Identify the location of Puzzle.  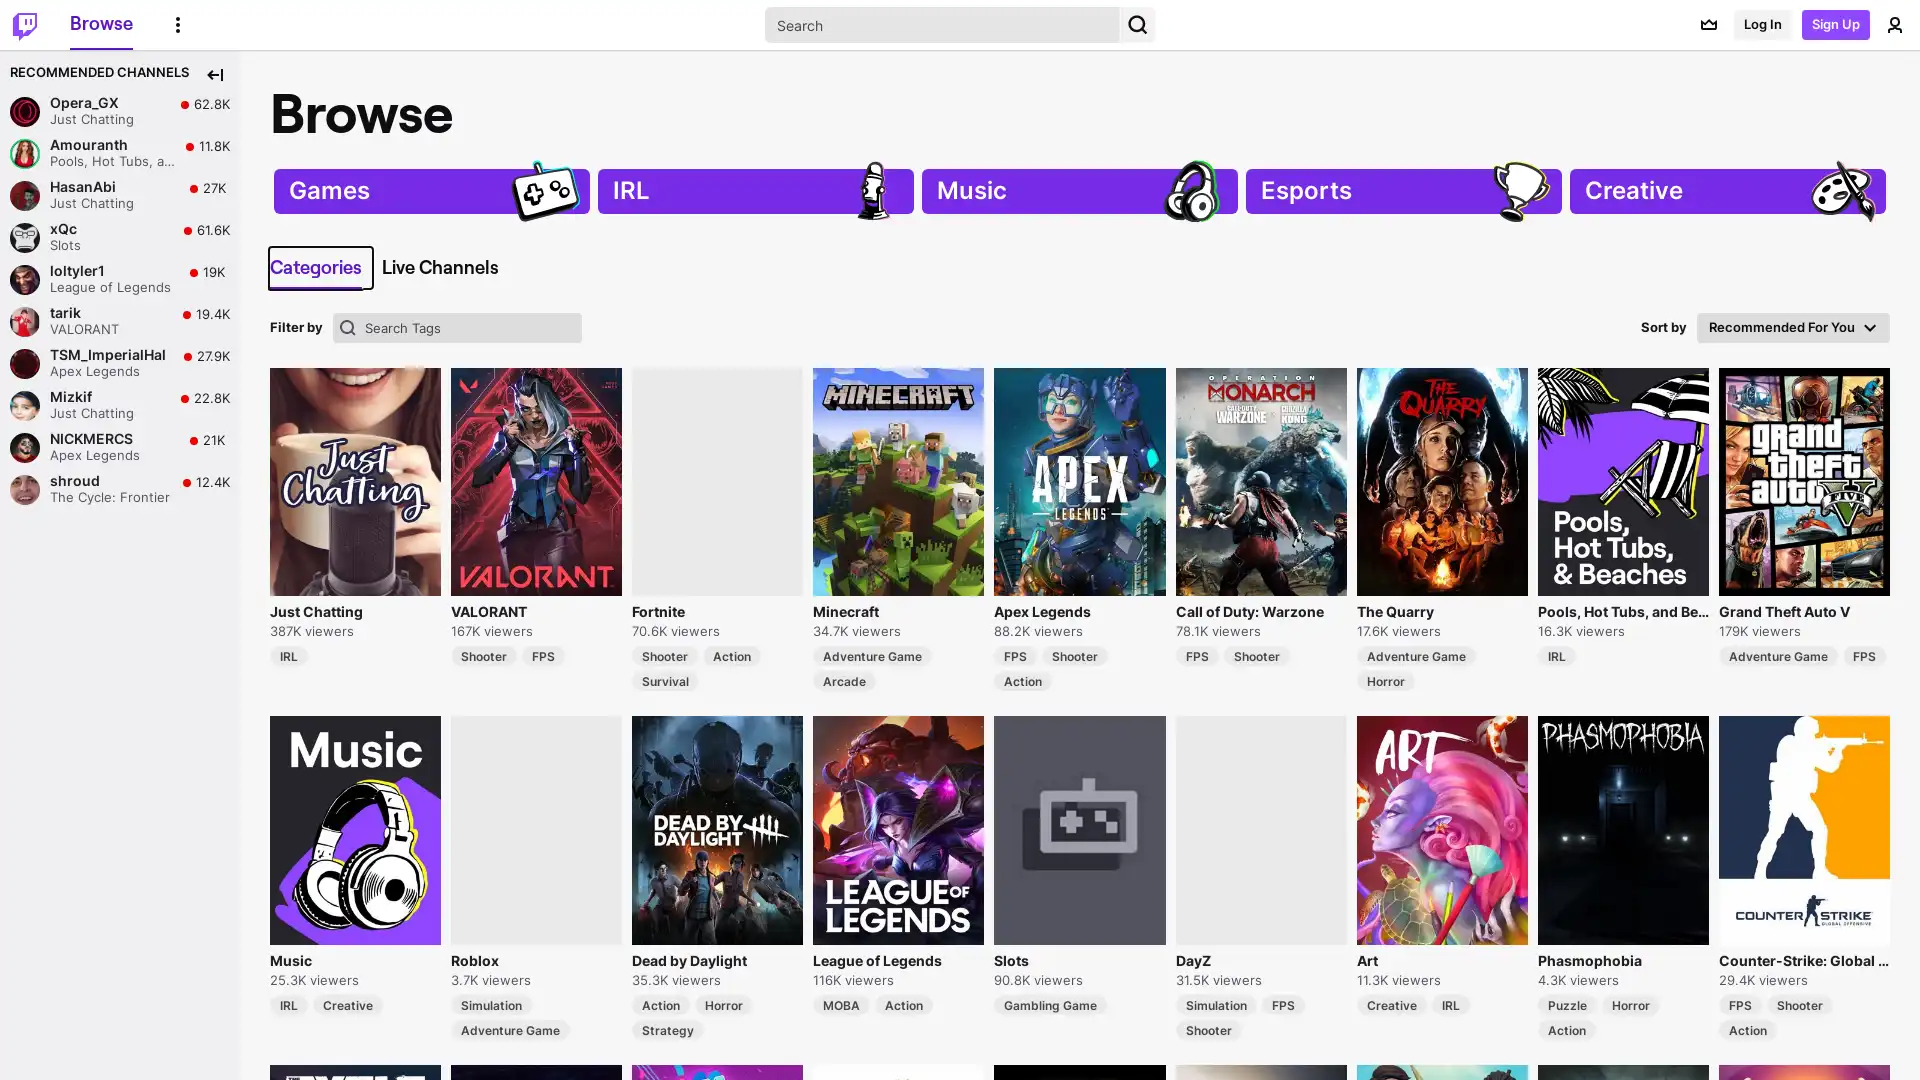
(1565, 1005).